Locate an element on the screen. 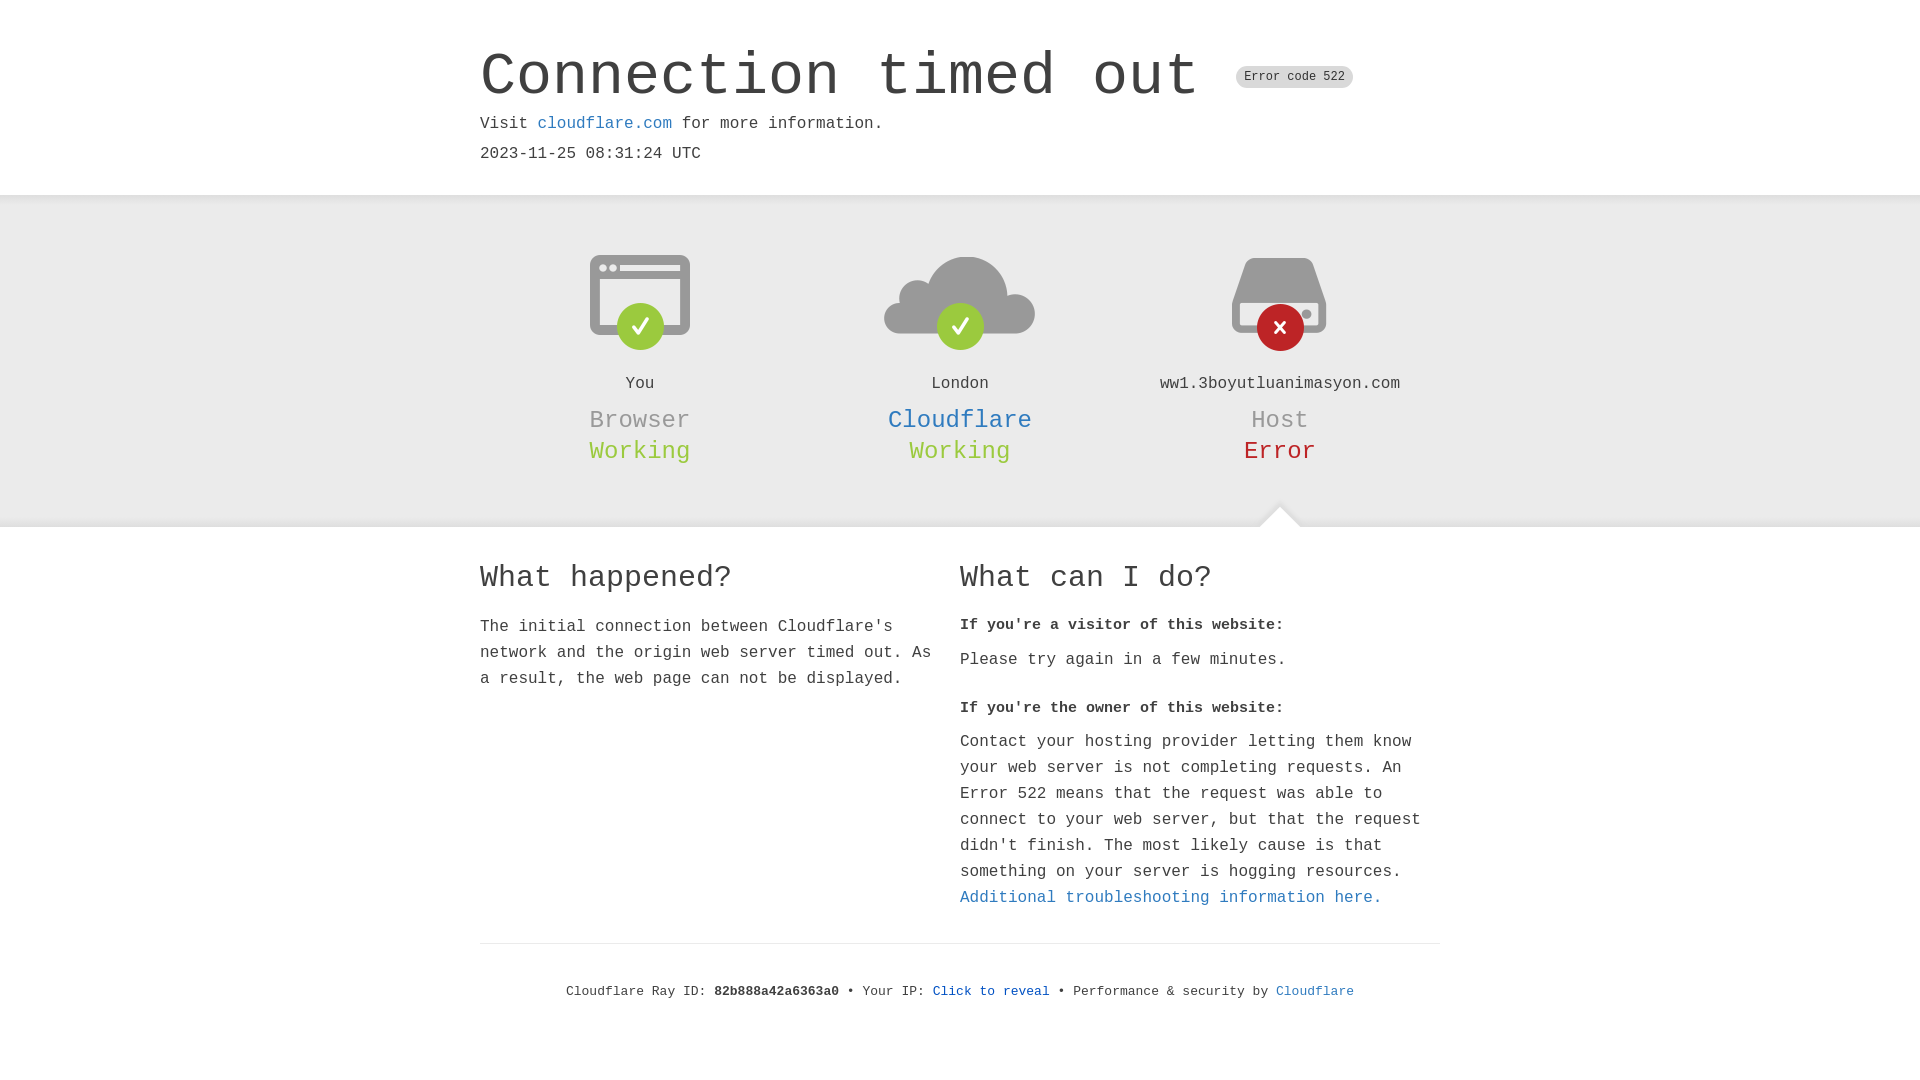 The height and width of the screenshot is (1080, 1920). 'Click to reveal' is located at coordinates (991, 991).